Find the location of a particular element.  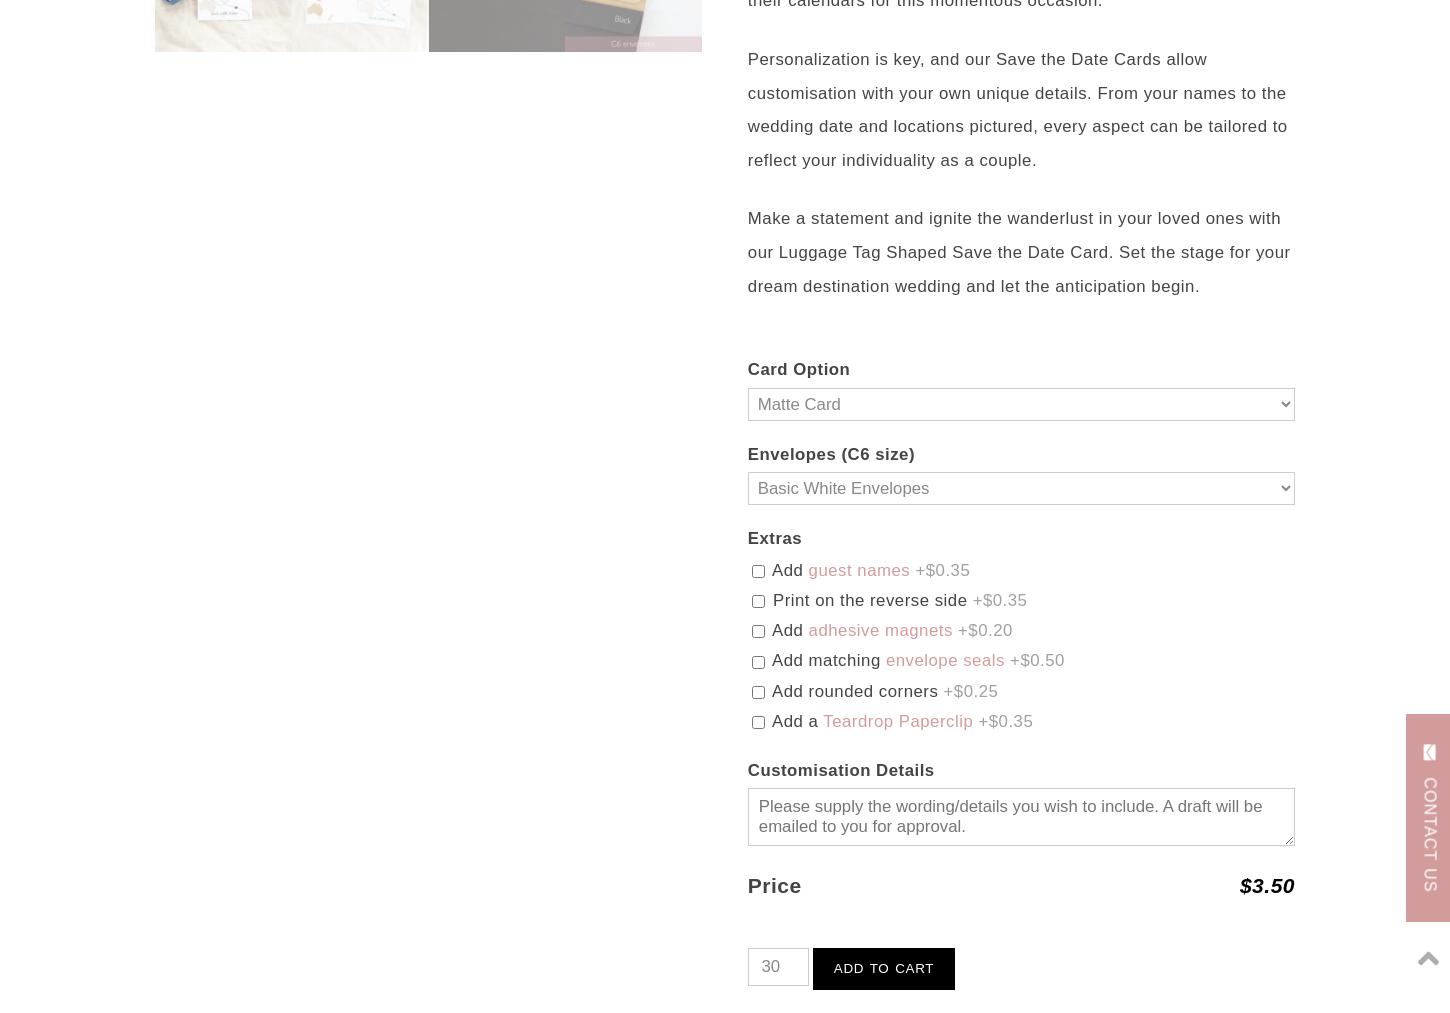

'Add rounded corners' is located at coordinates (767, 689).